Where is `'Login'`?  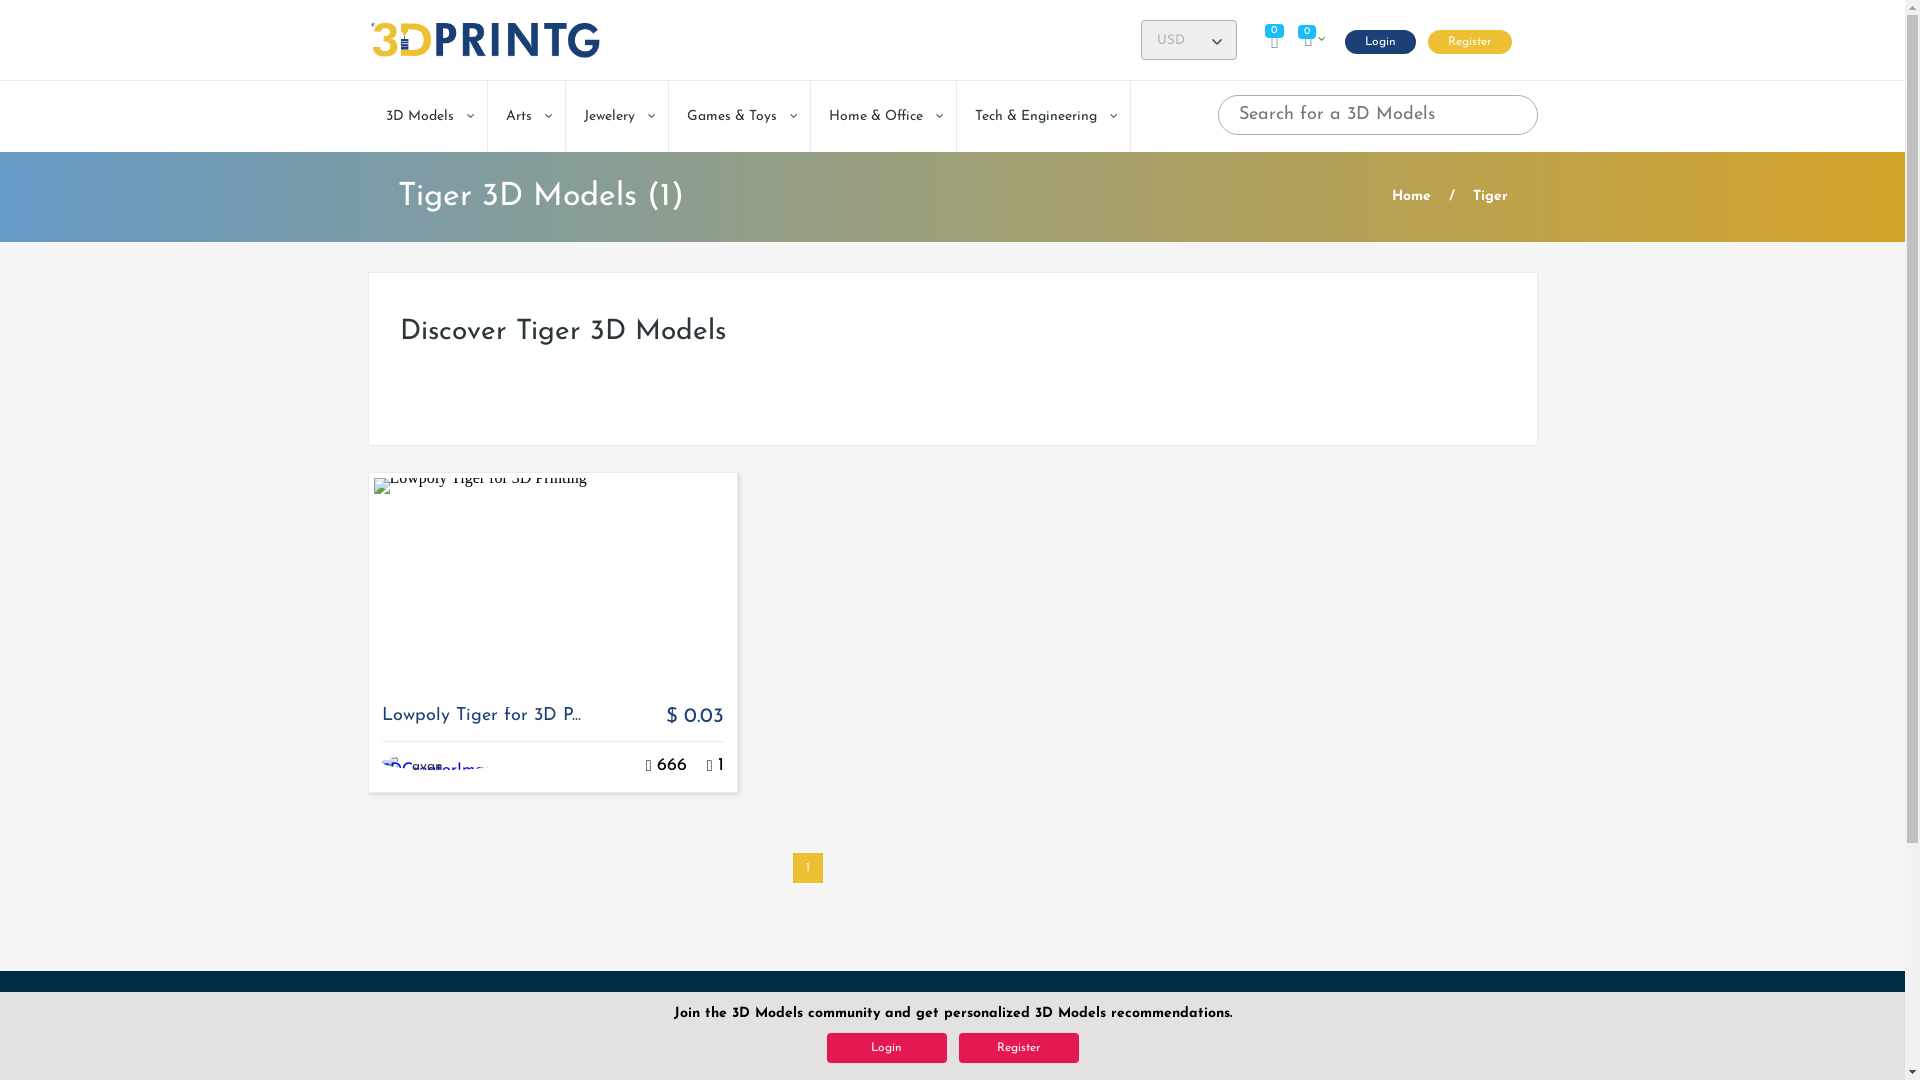 'Login' is located at coordinates (1378, 42).